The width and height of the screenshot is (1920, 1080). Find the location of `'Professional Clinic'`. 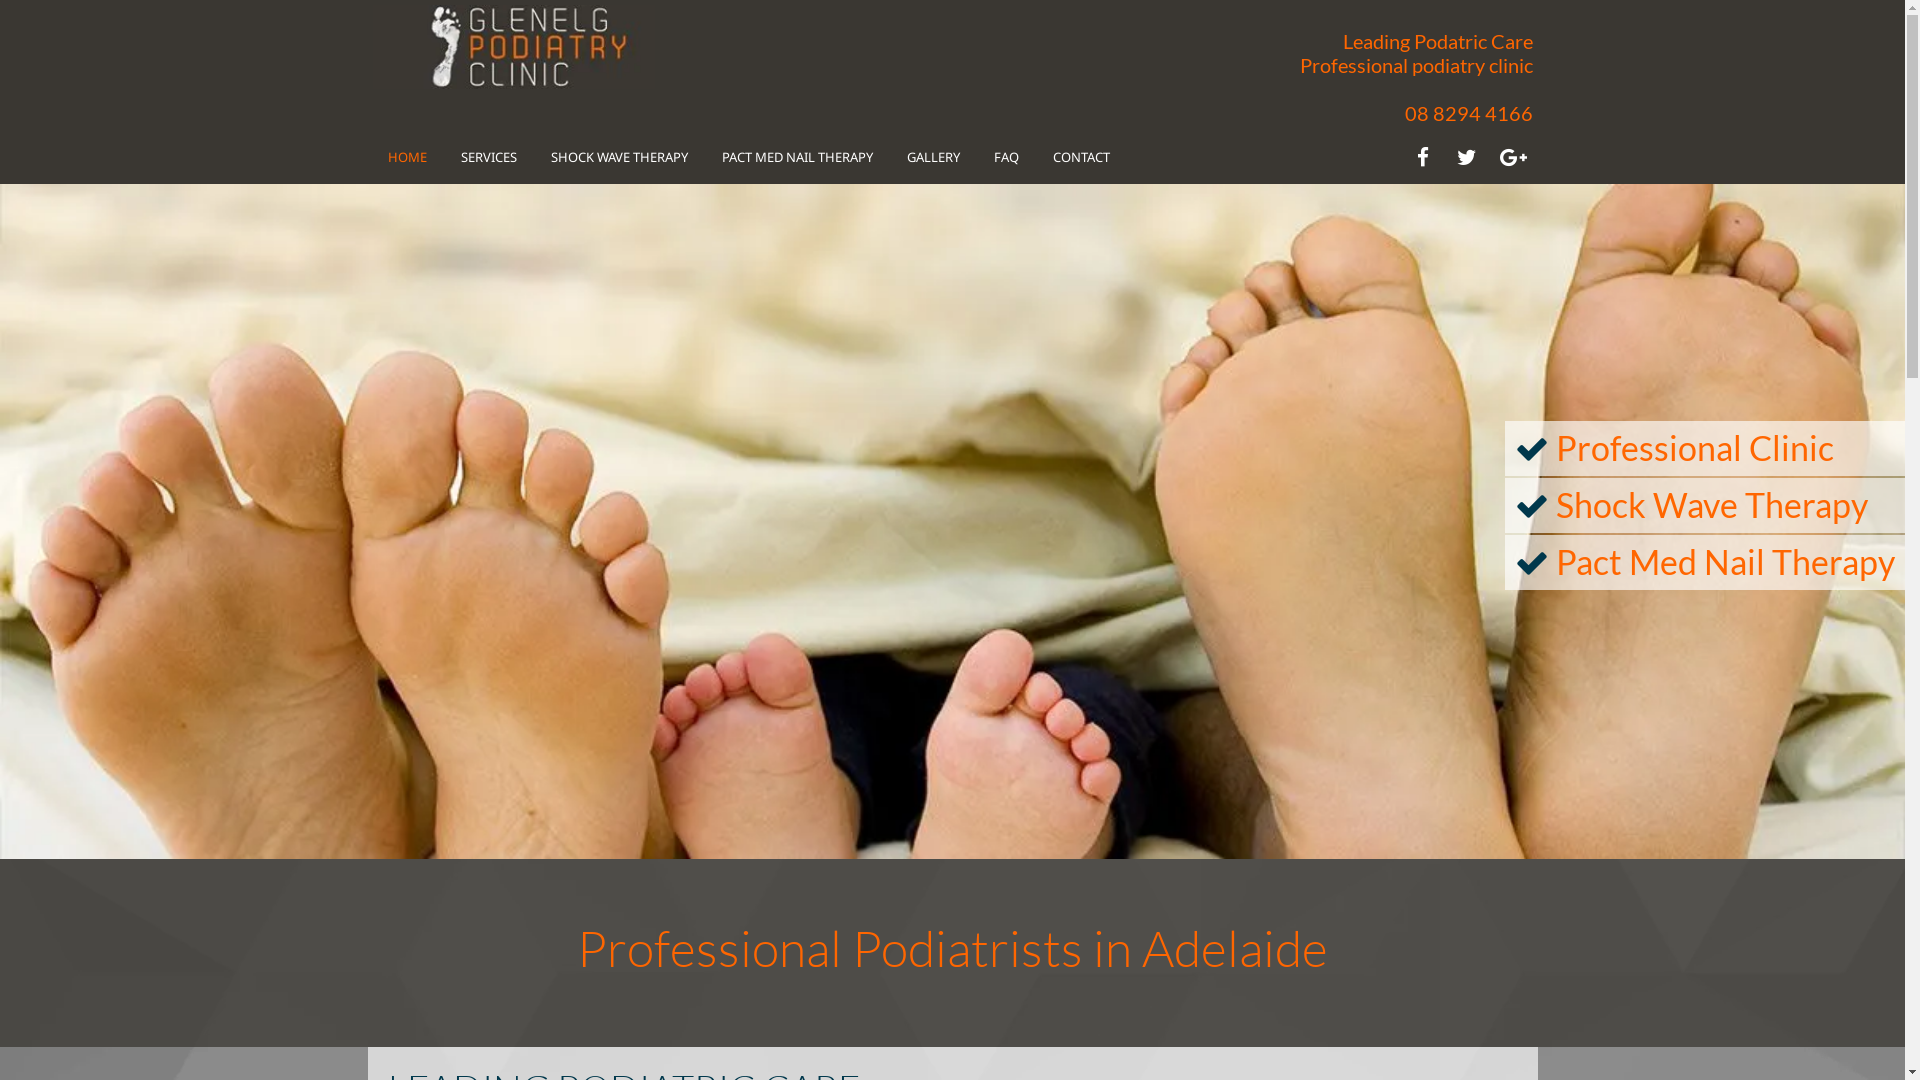

'Professional Clinic' is located at coordinates (1693, 446).